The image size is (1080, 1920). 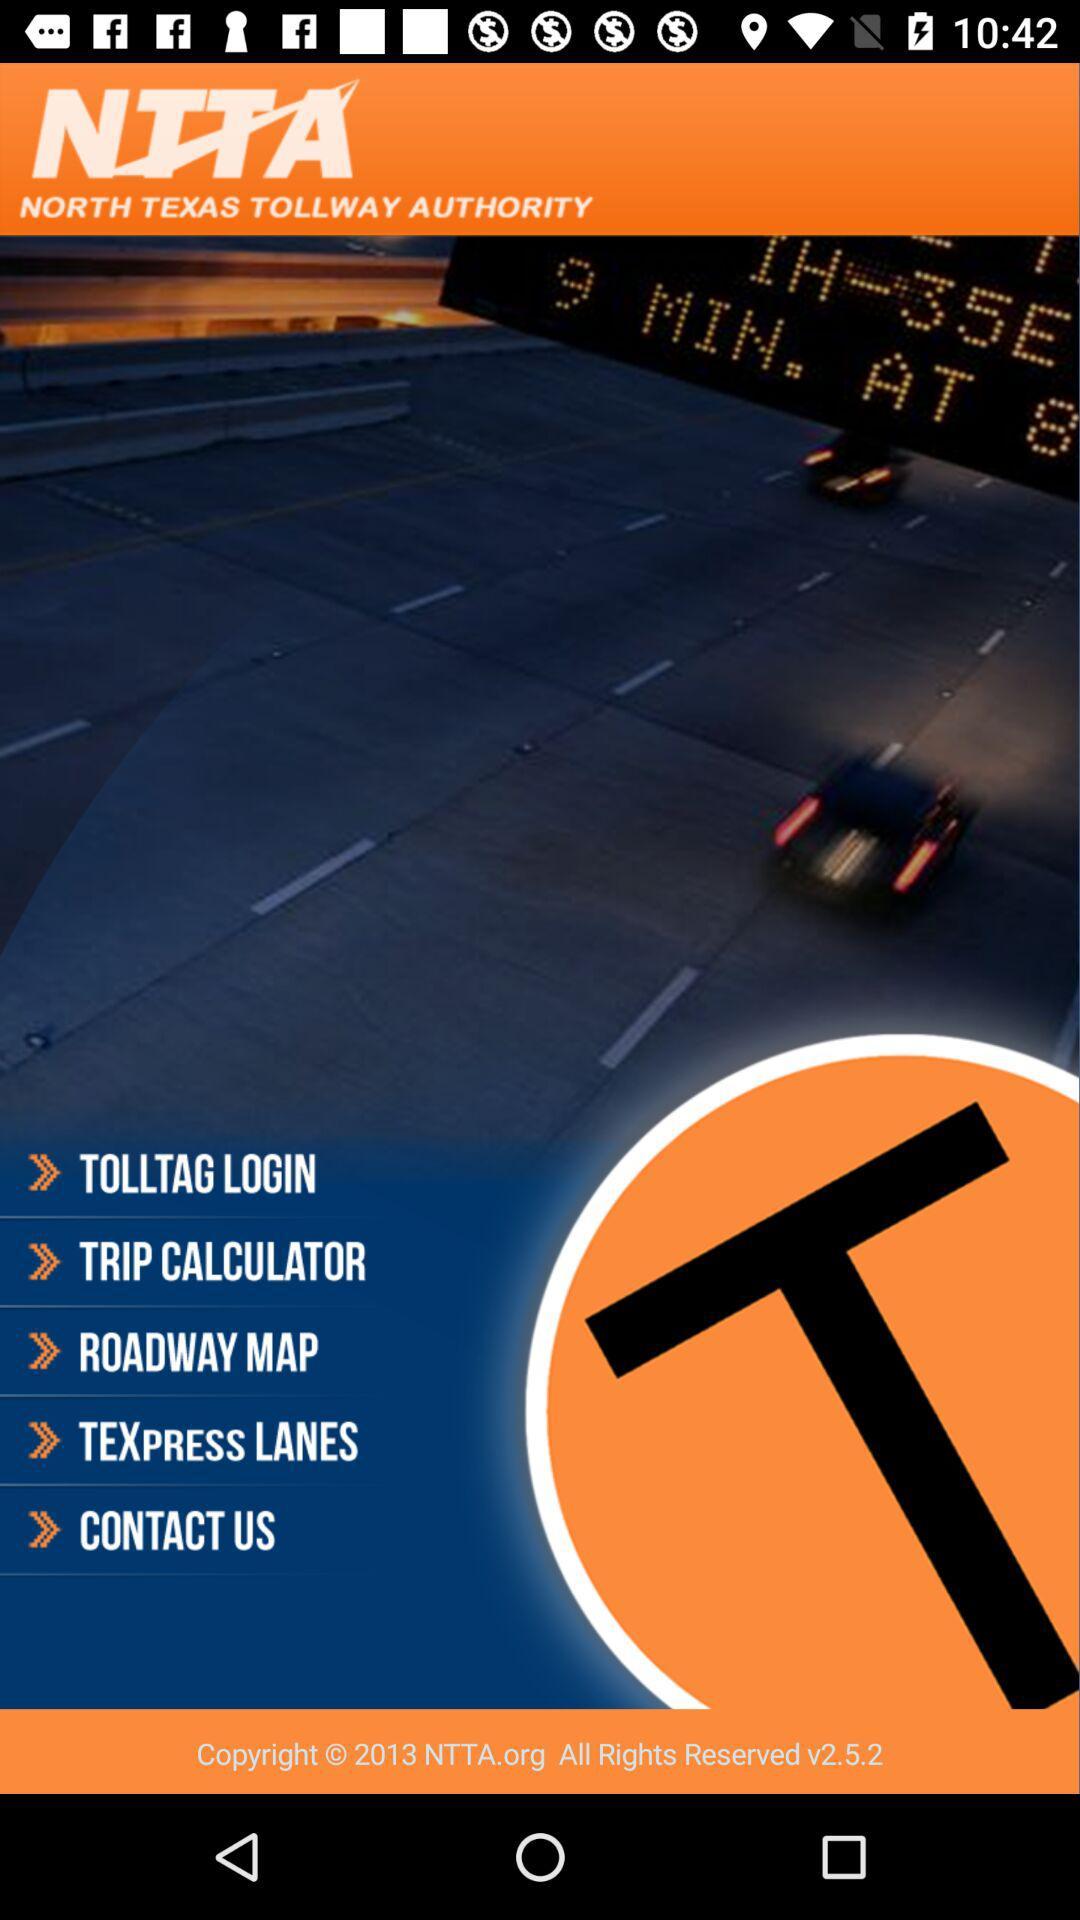 What do you see at coordinates (194, 1176) in the screenshot?
I see `login to tolltag` at bounding box center [194, 1176].